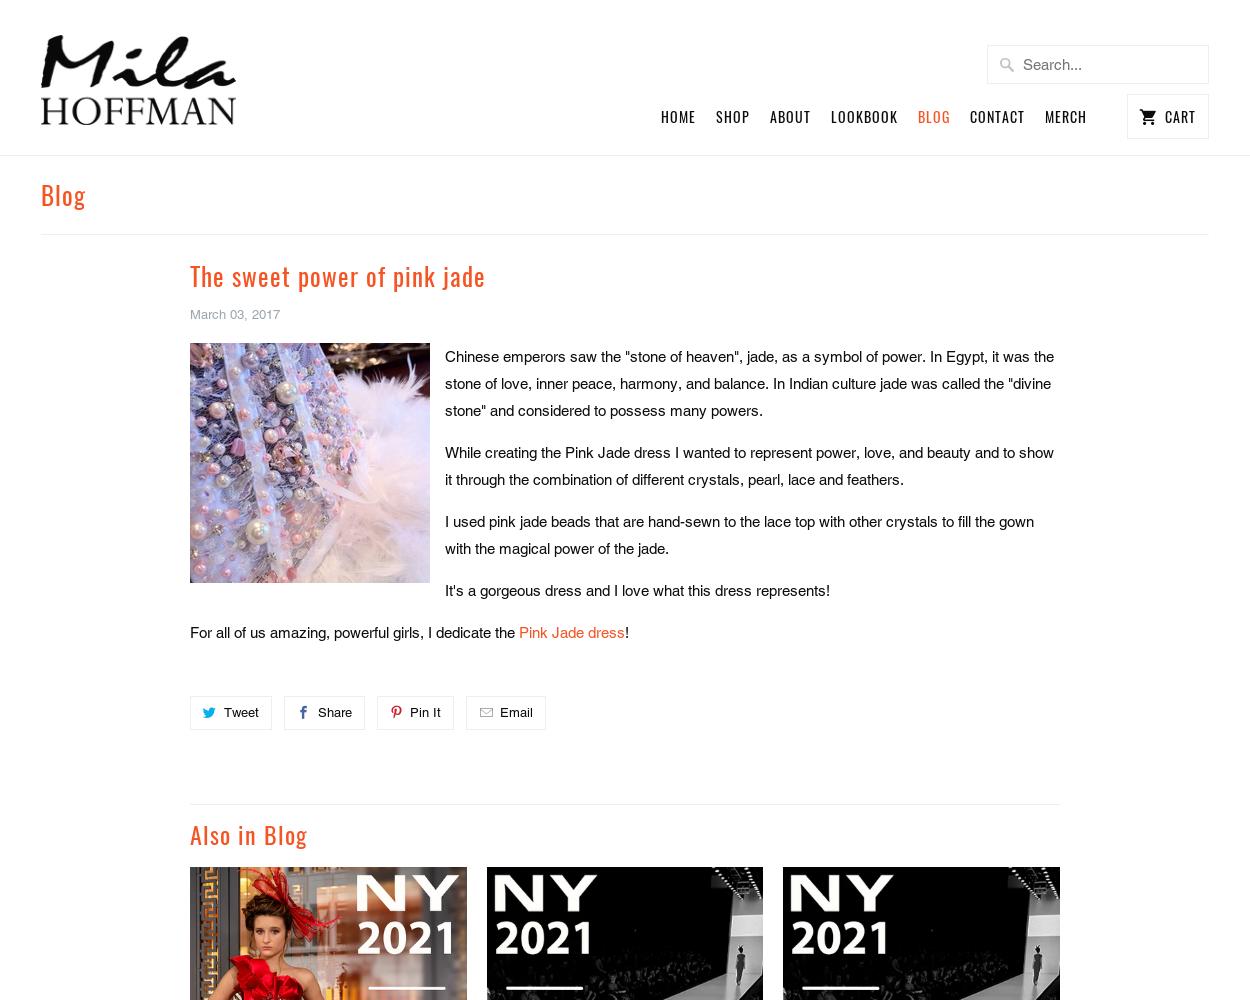 The width and height of the screenshot is (1250, 1000). Describe the element at coordinates (863, 115) in the screenshot. I see `'Lookbook'` at that location.